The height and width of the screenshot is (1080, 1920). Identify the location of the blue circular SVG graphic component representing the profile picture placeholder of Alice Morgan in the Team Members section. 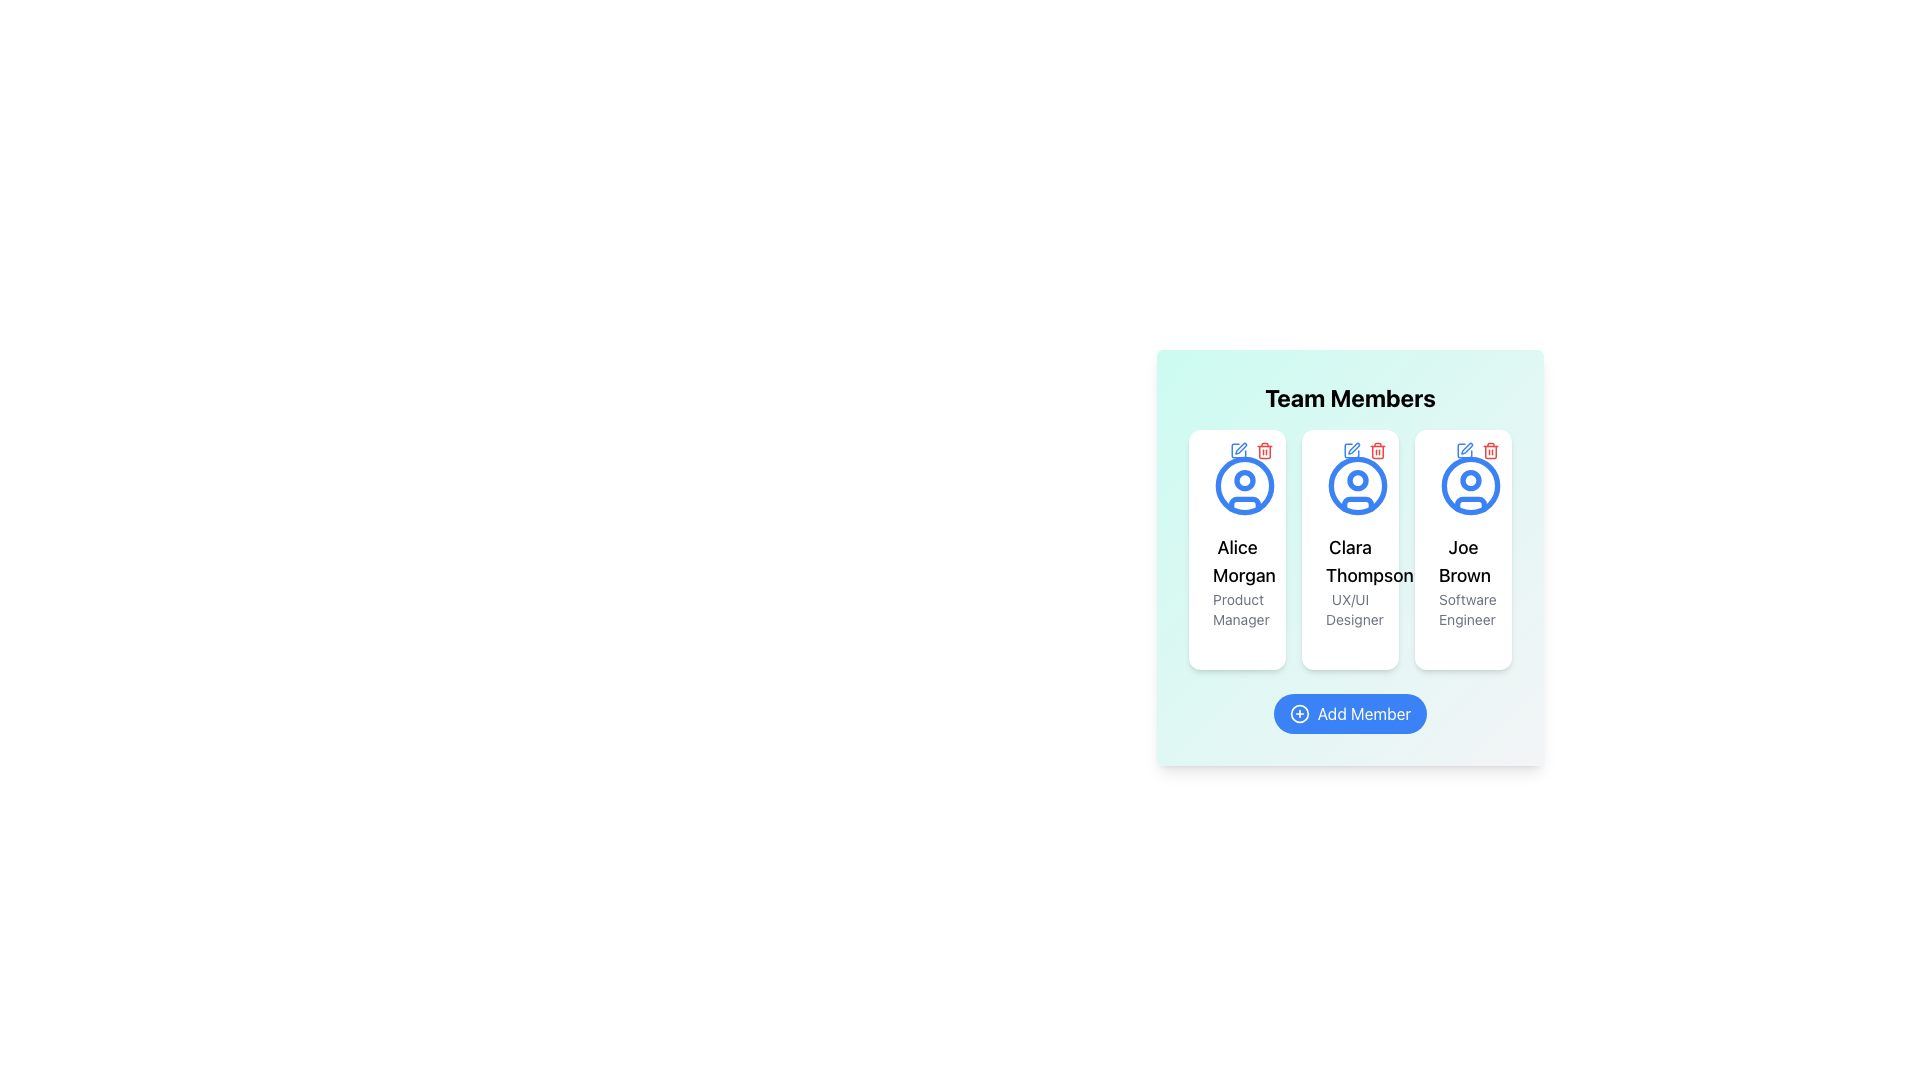
(1243, 486).